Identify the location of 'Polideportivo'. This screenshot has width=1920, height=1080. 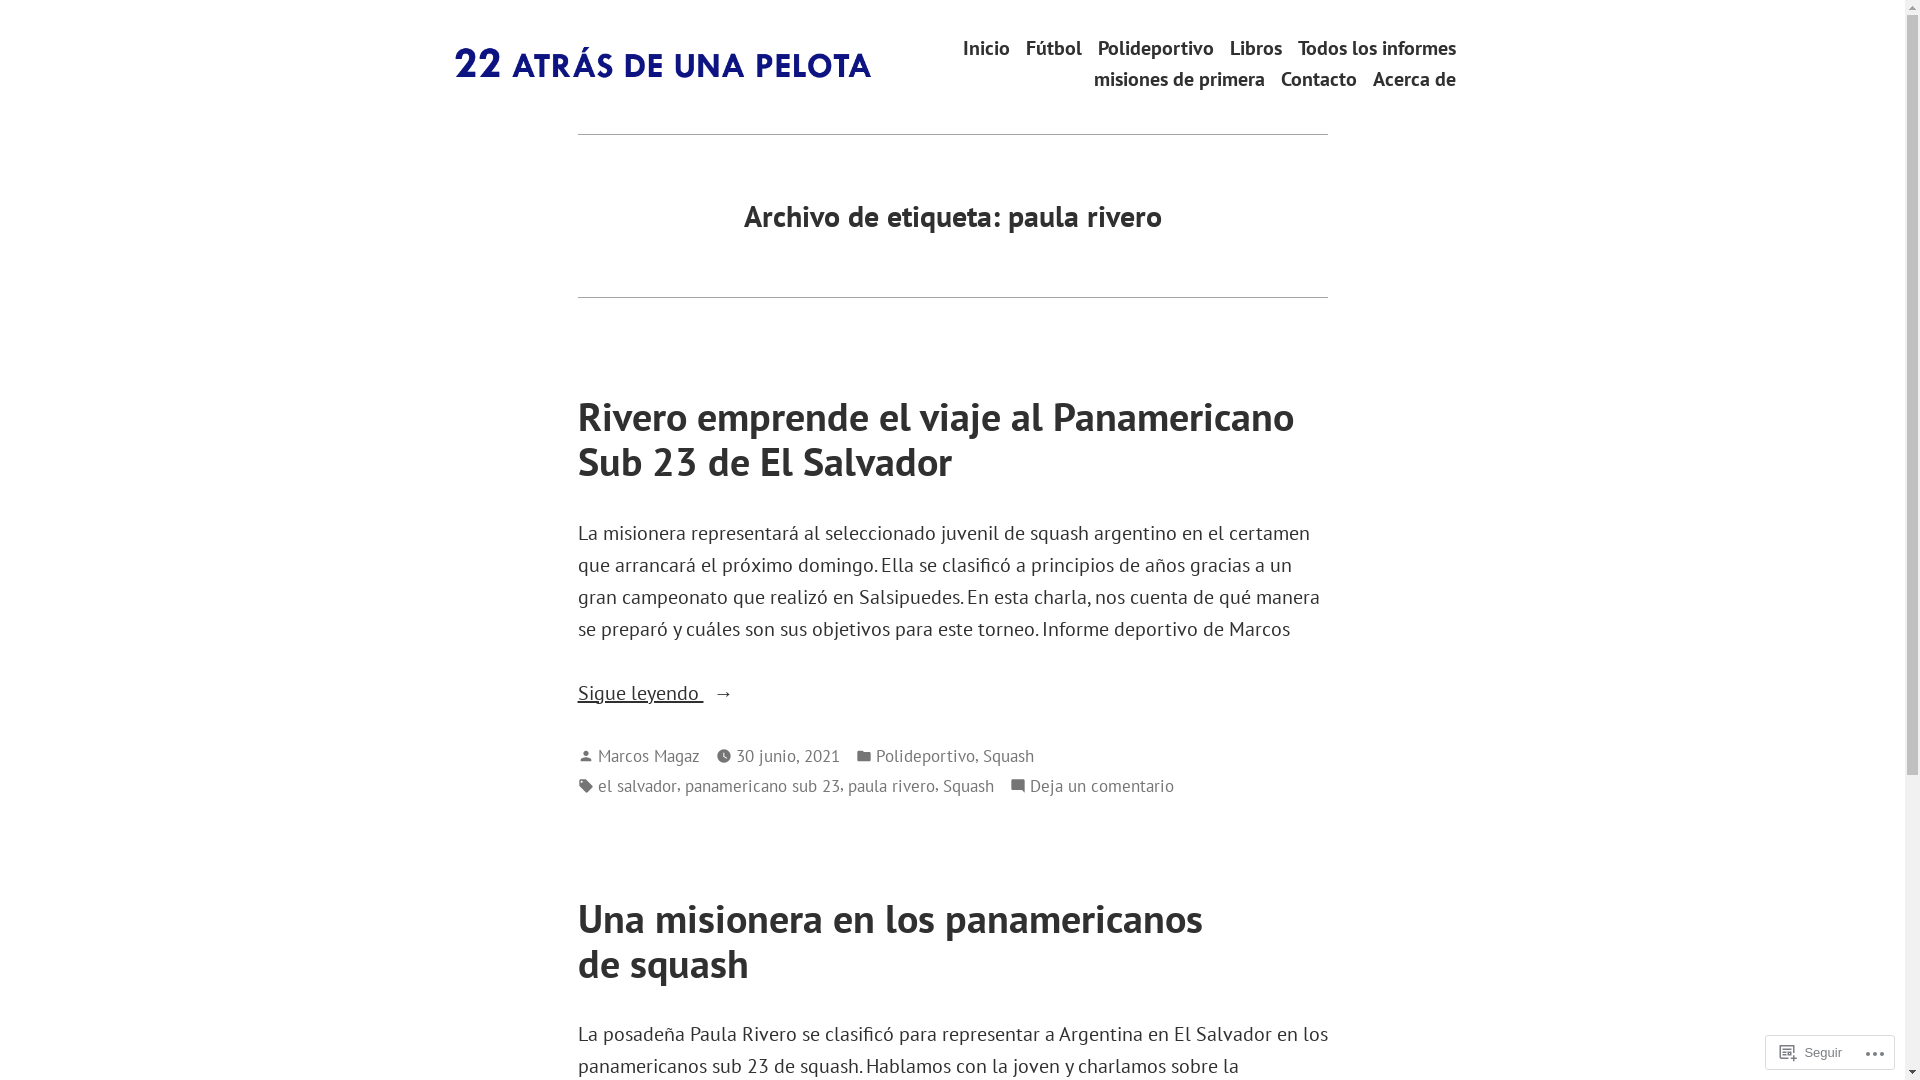
(1156, 46).